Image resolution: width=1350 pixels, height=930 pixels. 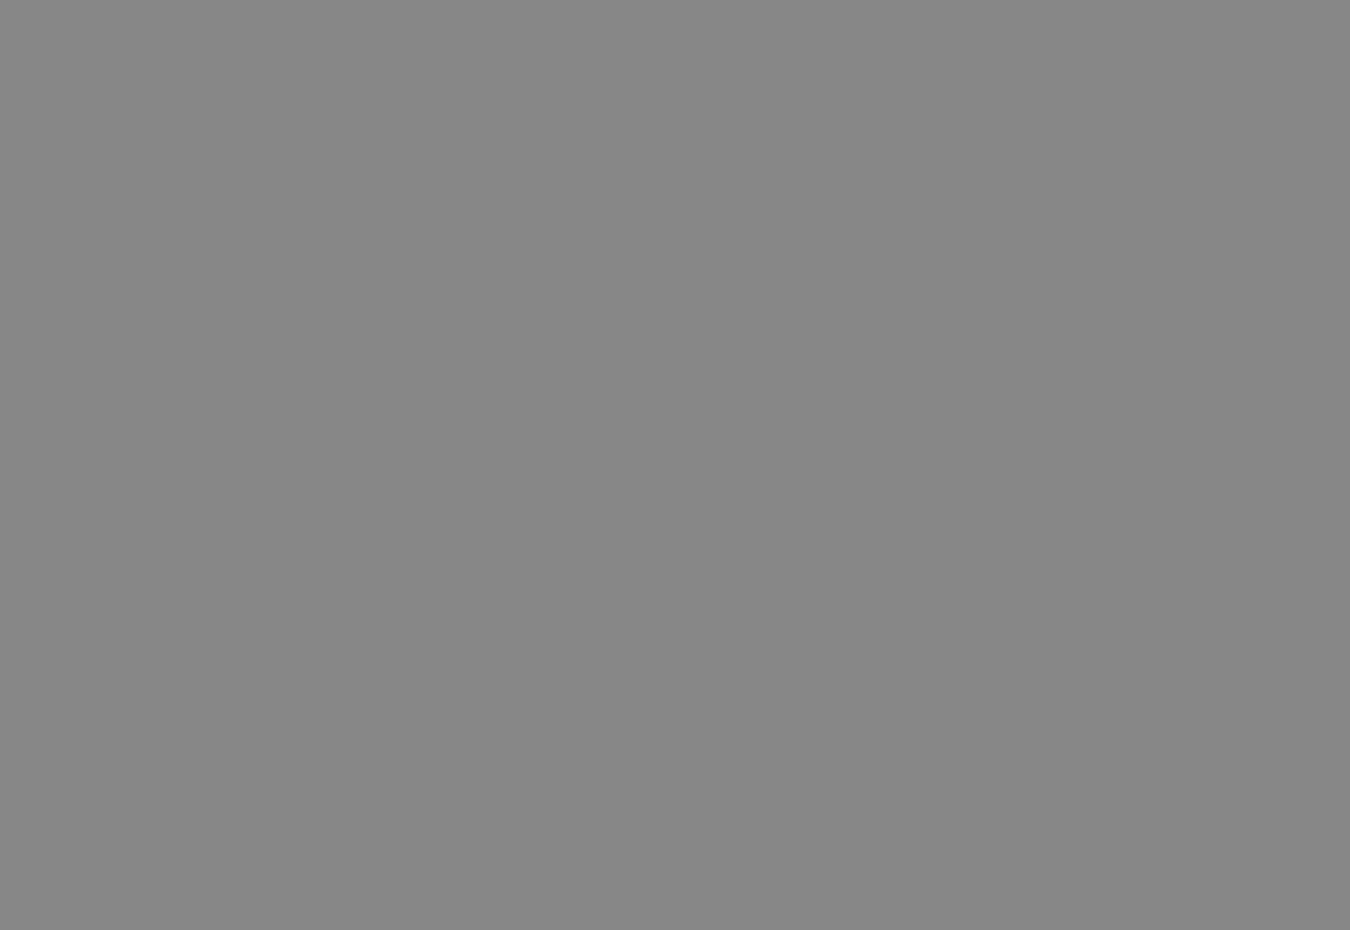 I want to click on 'CMC 430 transport options', so click(x=990, y=314).